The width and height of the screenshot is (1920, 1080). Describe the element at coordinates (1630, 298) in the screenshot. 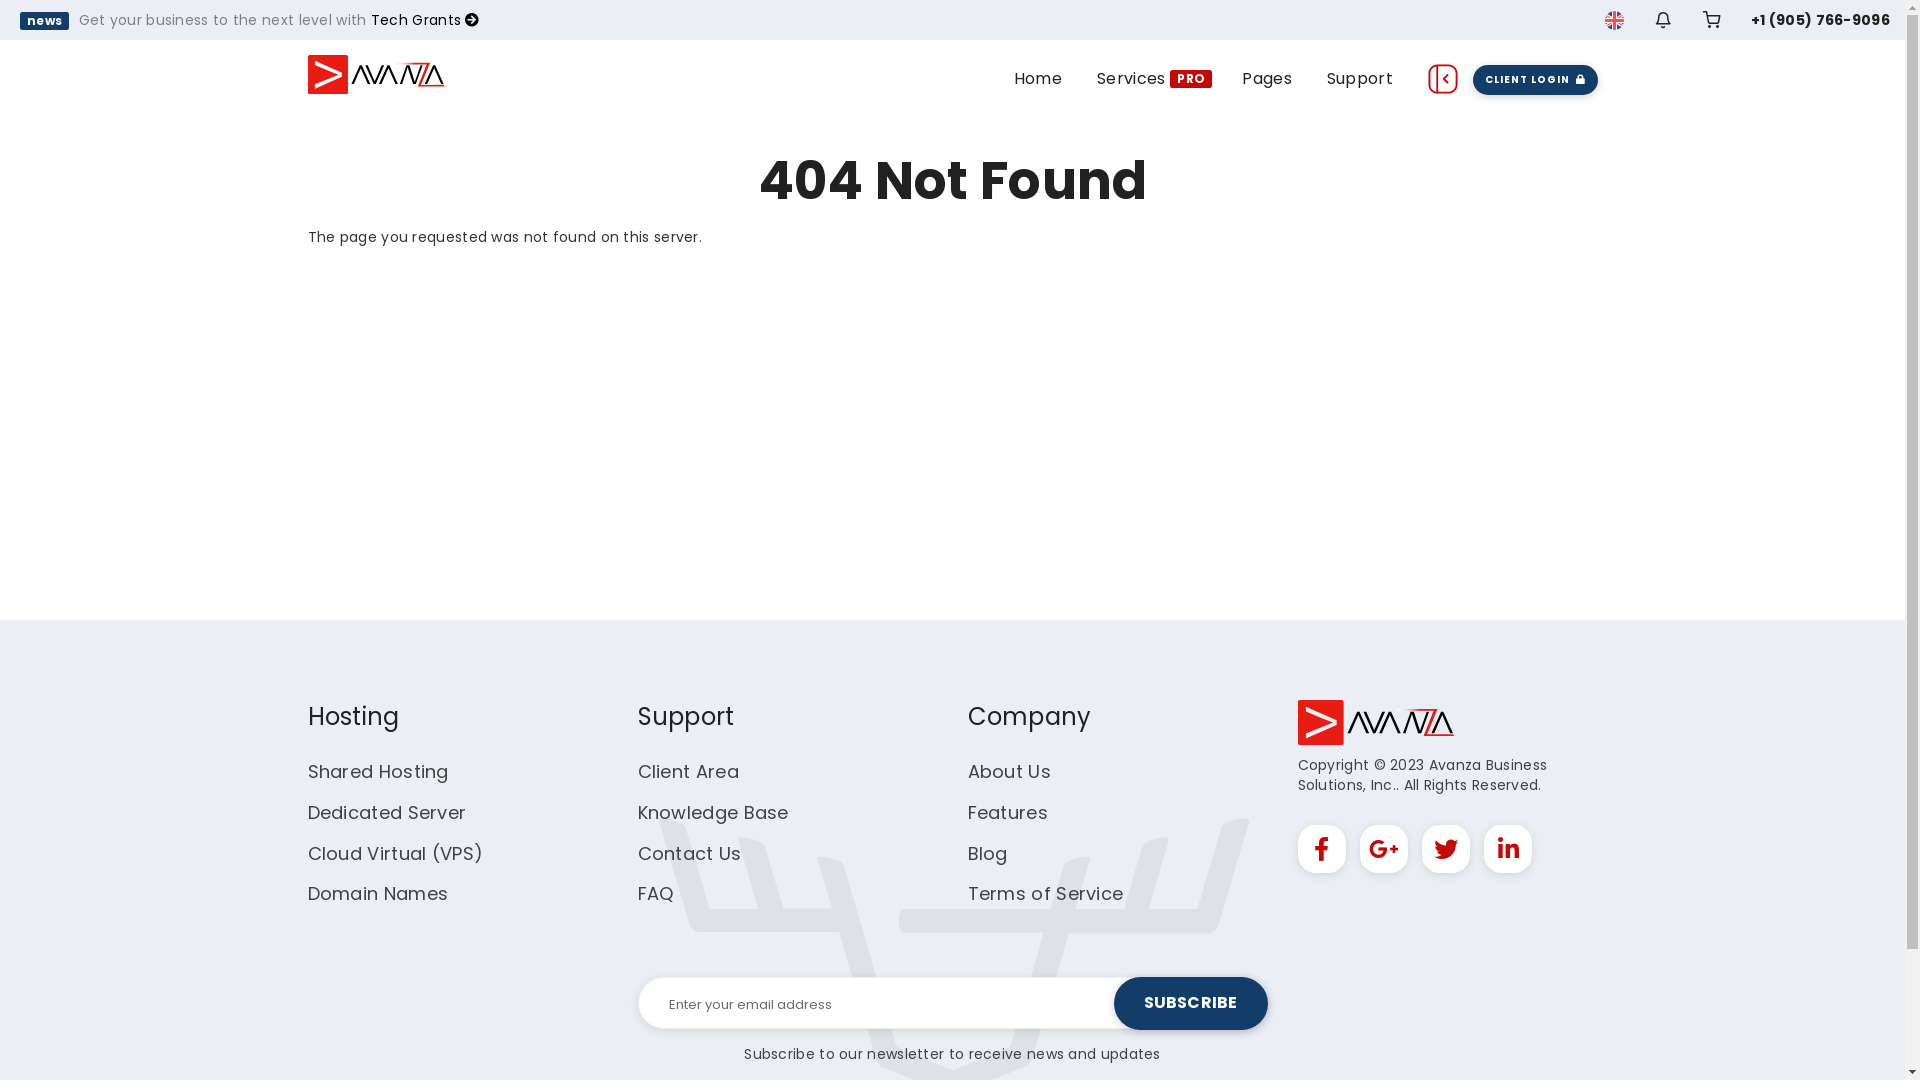

I see `'Login'` at that location.